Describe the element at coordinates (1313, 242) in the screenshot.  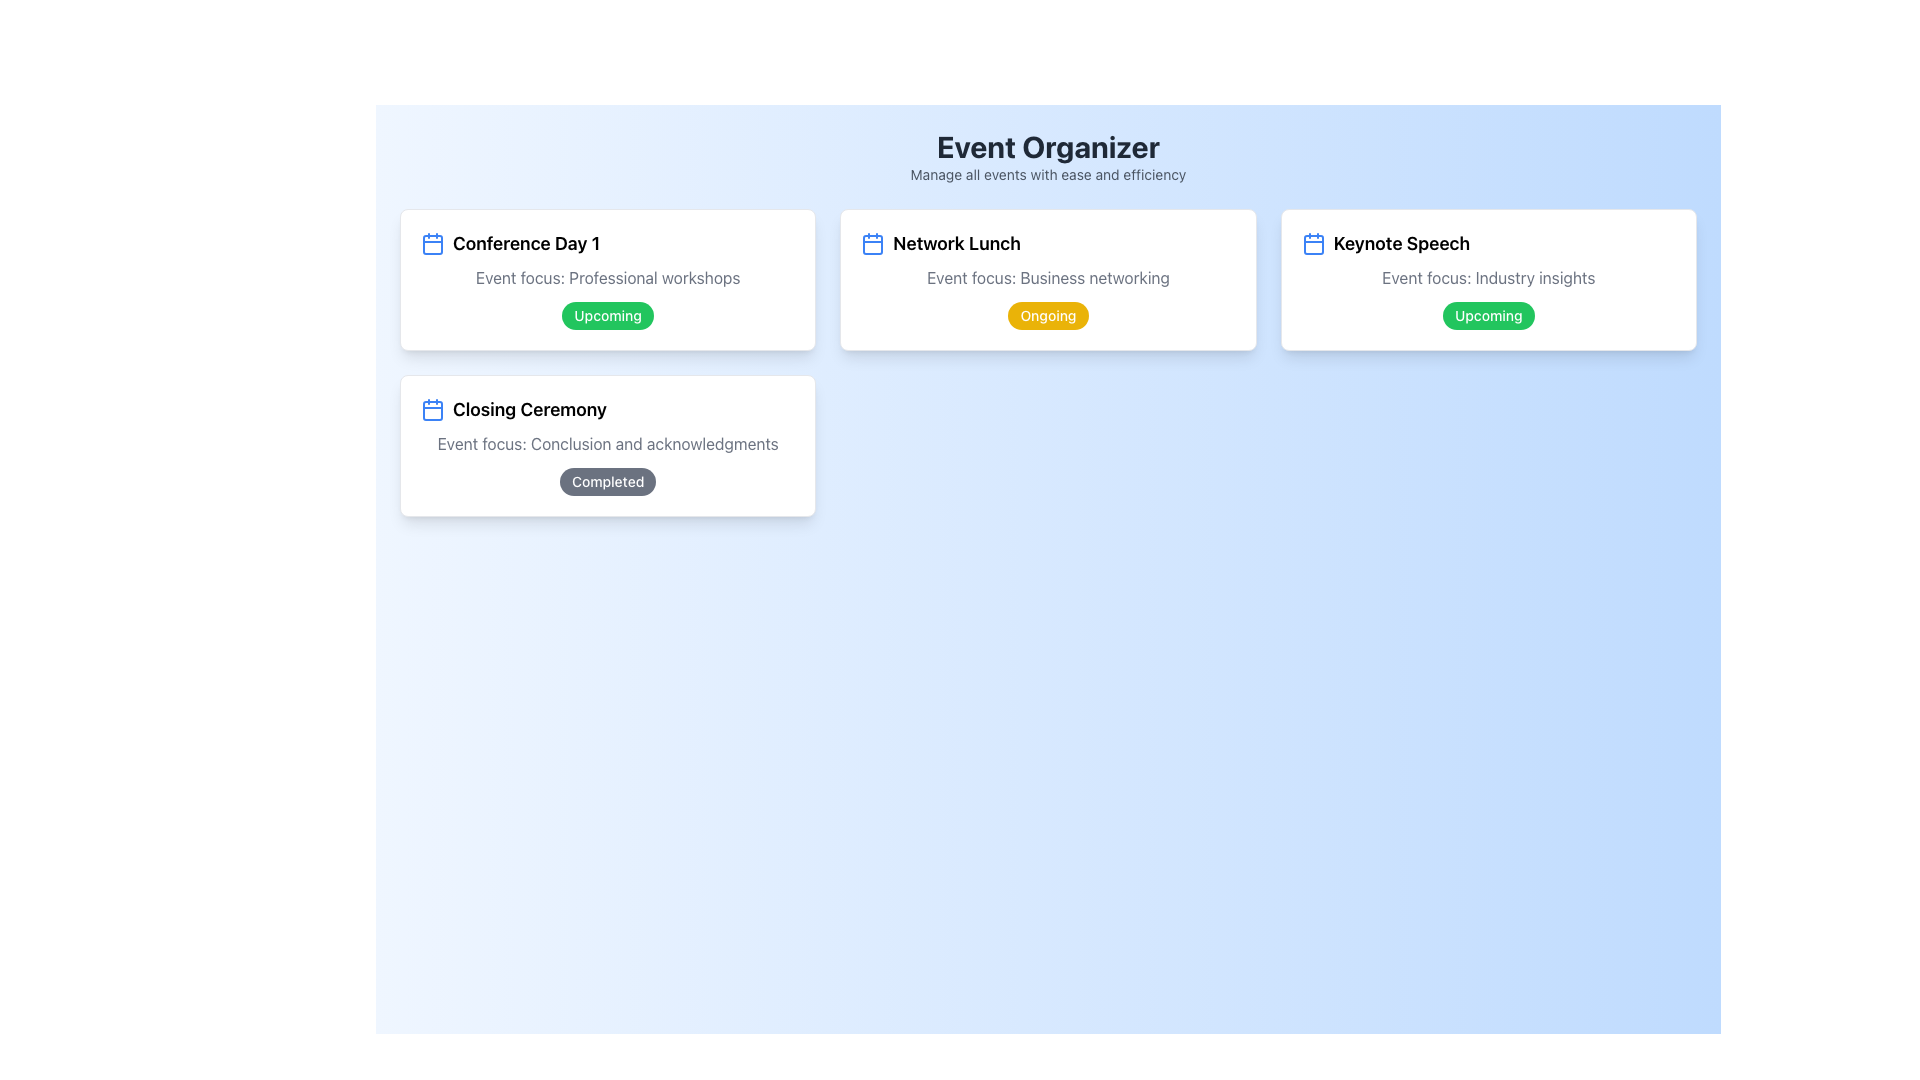
I see `the blue calendar icon located to the left of the 'Keynote Speech' title in the event card at the top right corner of the interface` at that location.